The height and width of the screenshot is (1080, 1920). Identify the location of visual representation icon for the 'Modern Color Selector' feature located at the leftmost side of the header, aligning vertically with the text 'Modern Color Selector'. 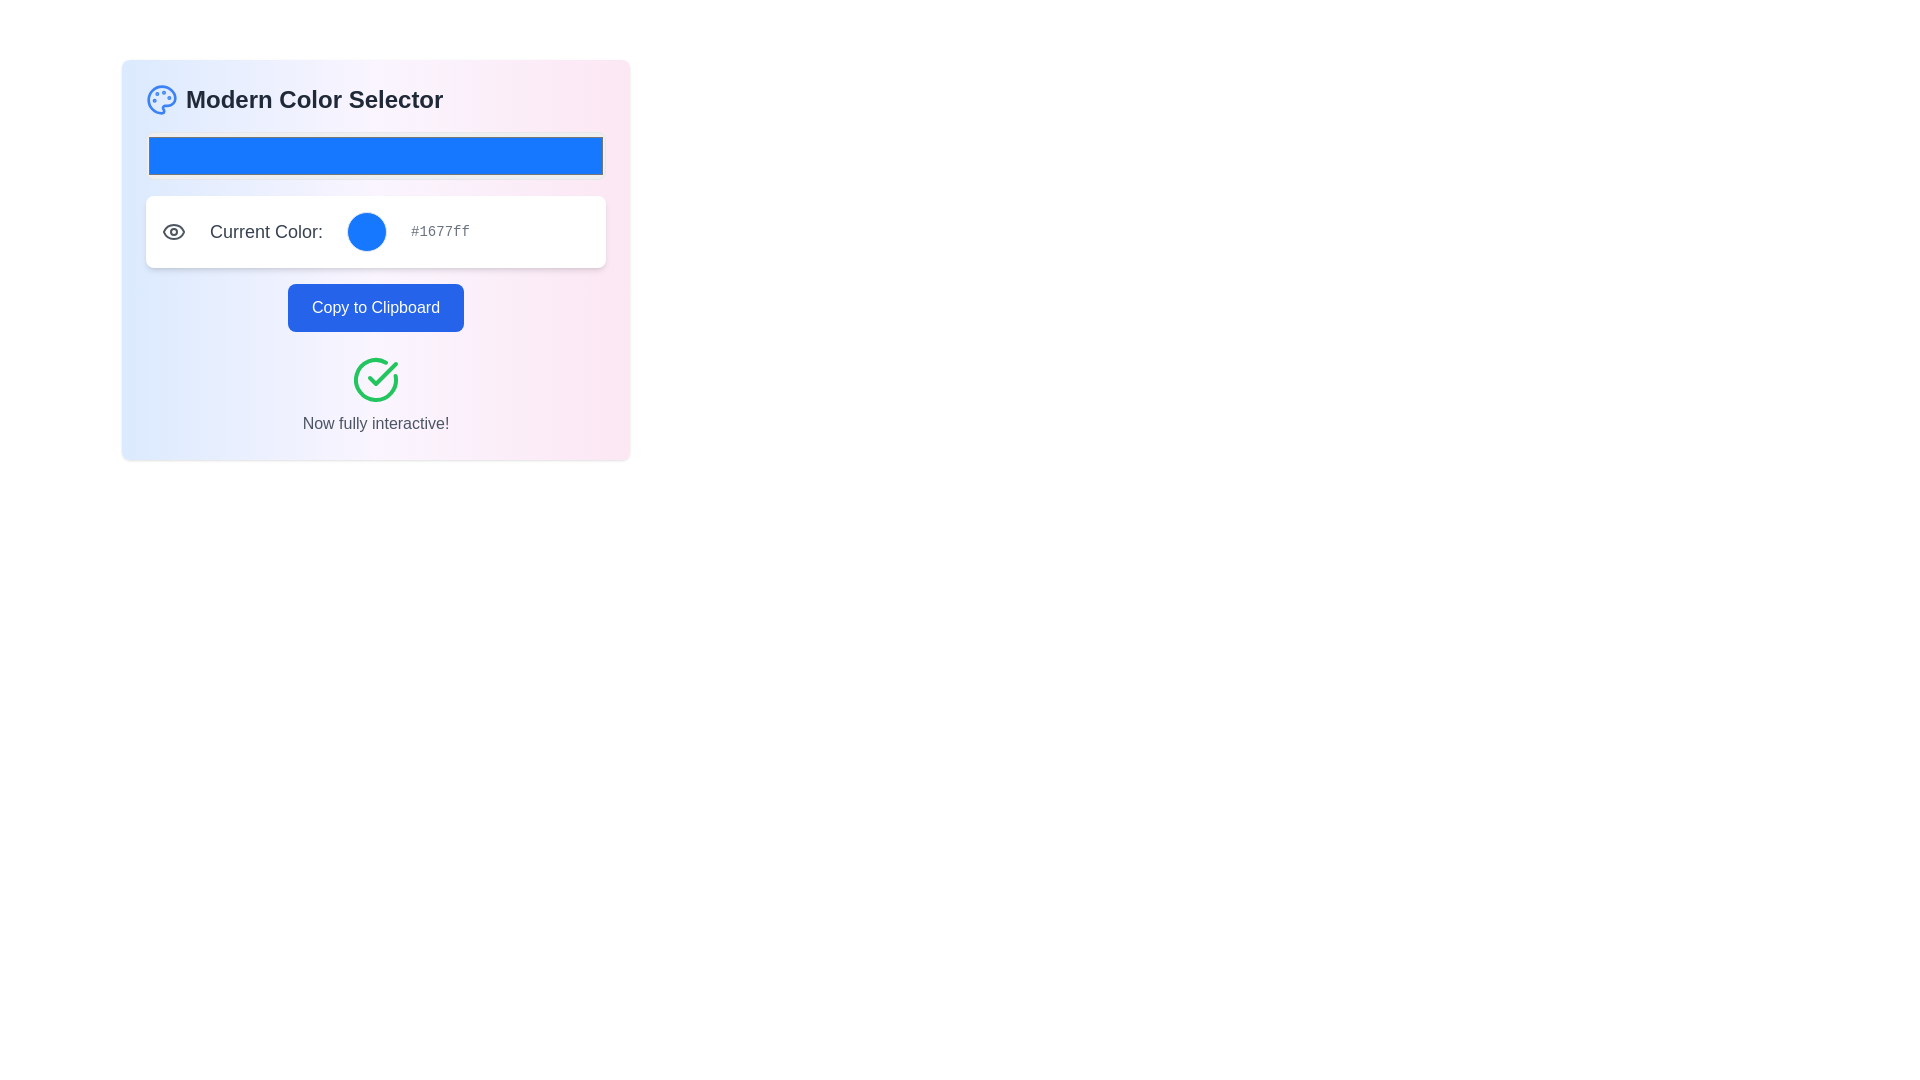
(162, 100).